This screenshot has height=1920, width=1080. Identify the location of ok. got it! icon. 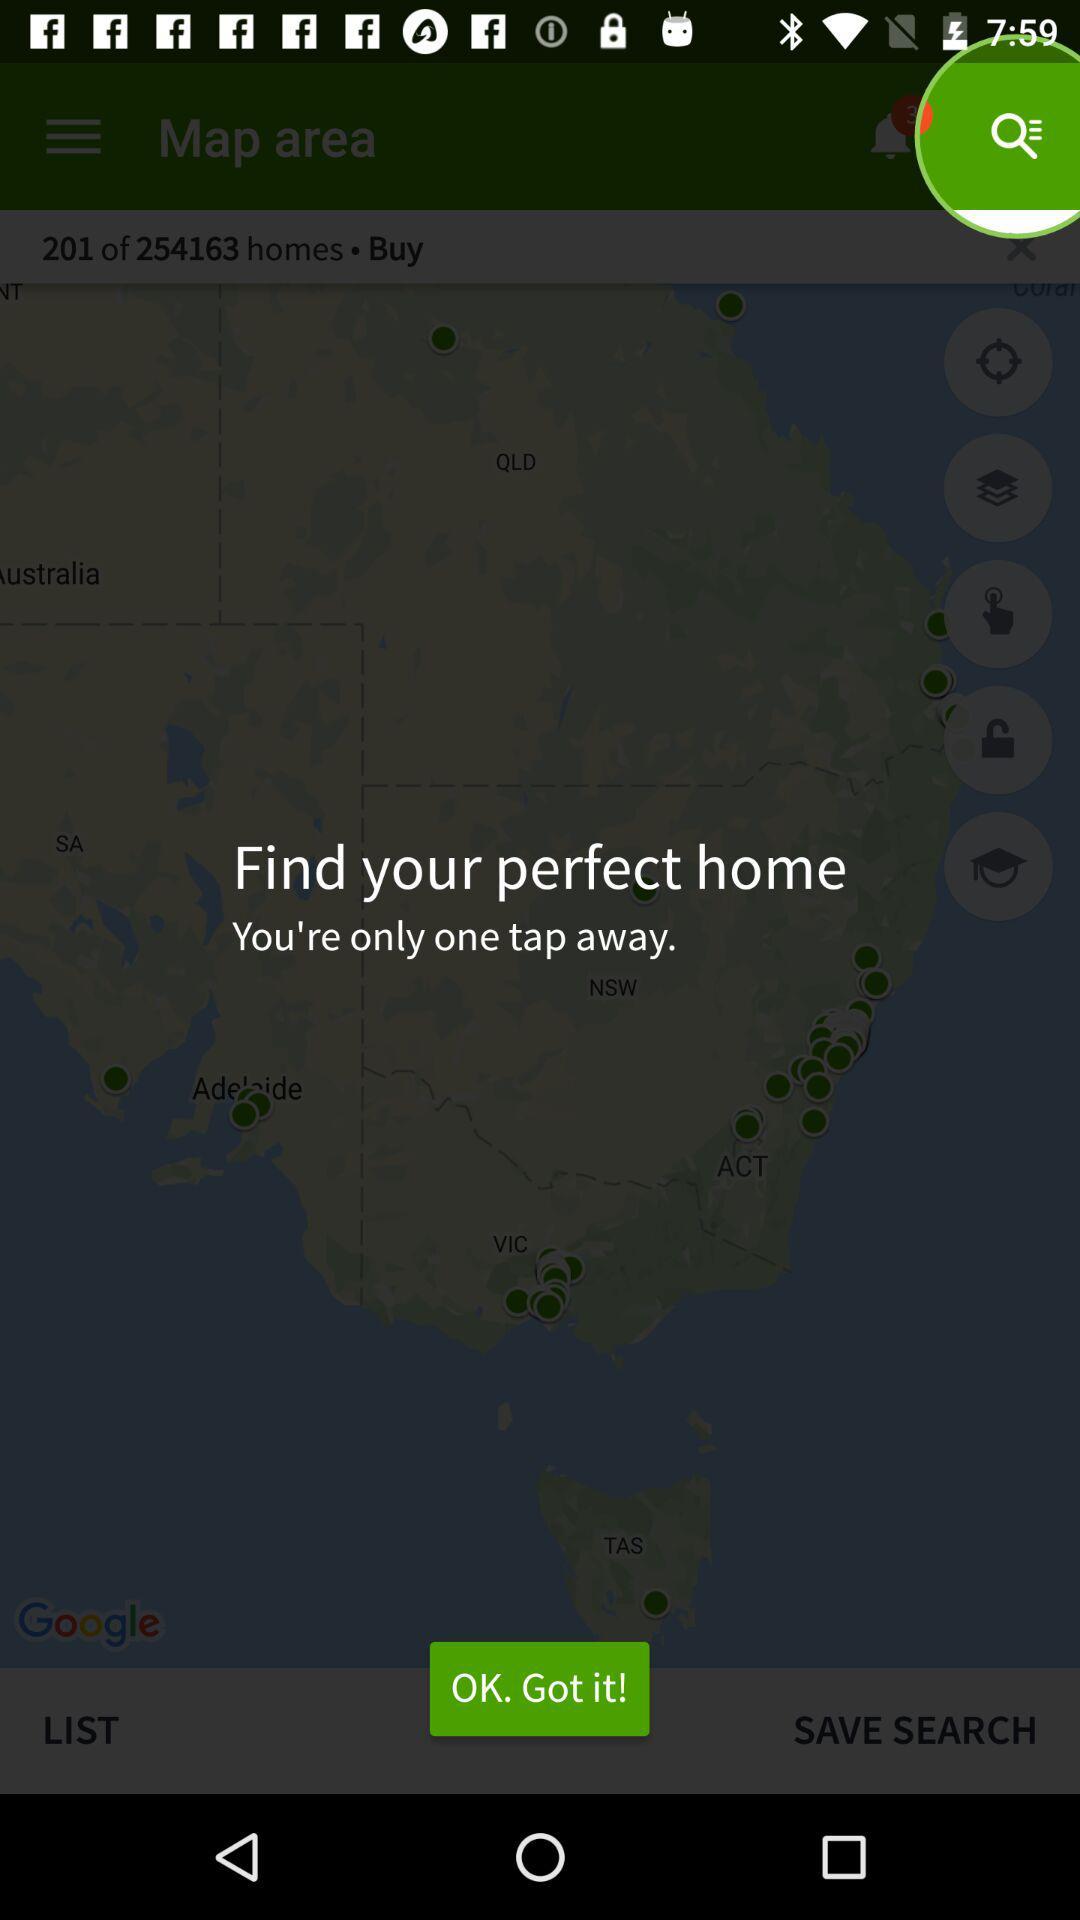
(538, 1688).